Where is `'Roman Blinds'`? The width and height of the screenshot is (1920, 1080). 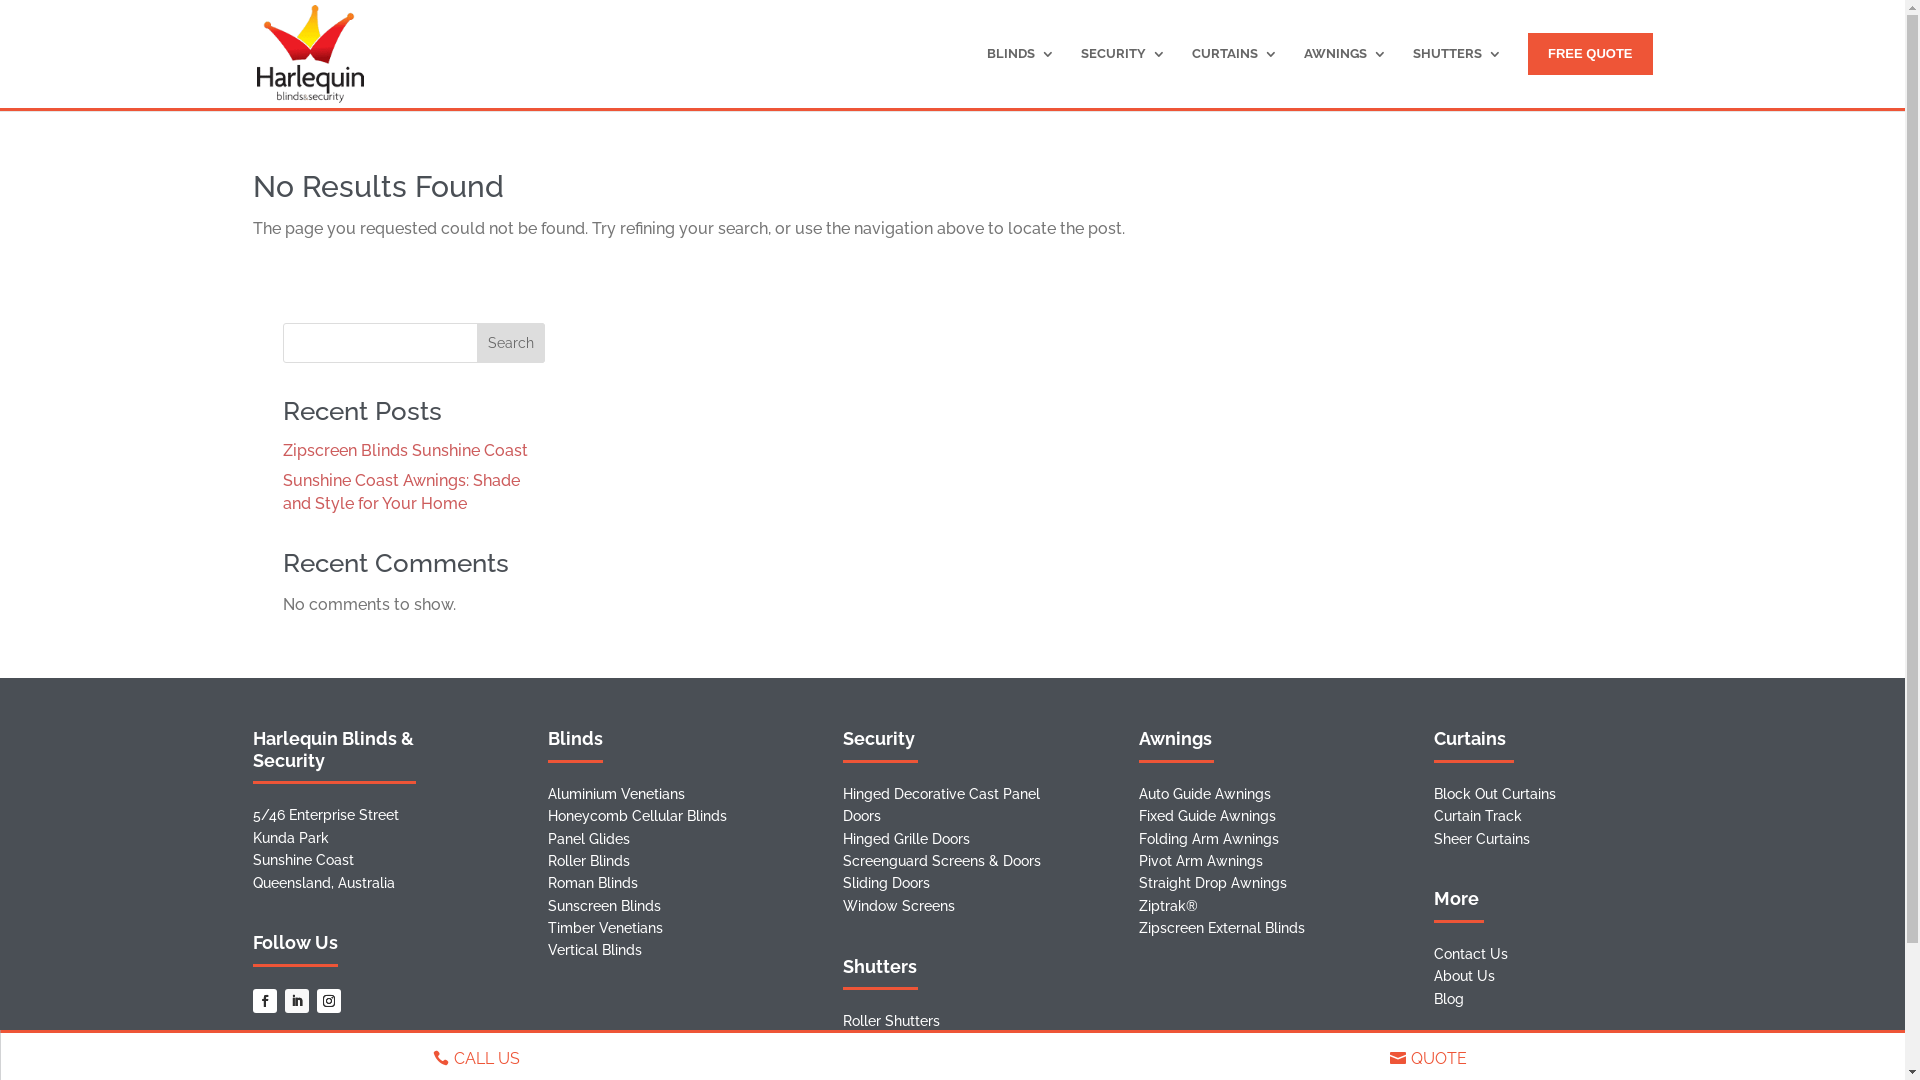
'Roman Blinds' is located at coordinates (592, 882).